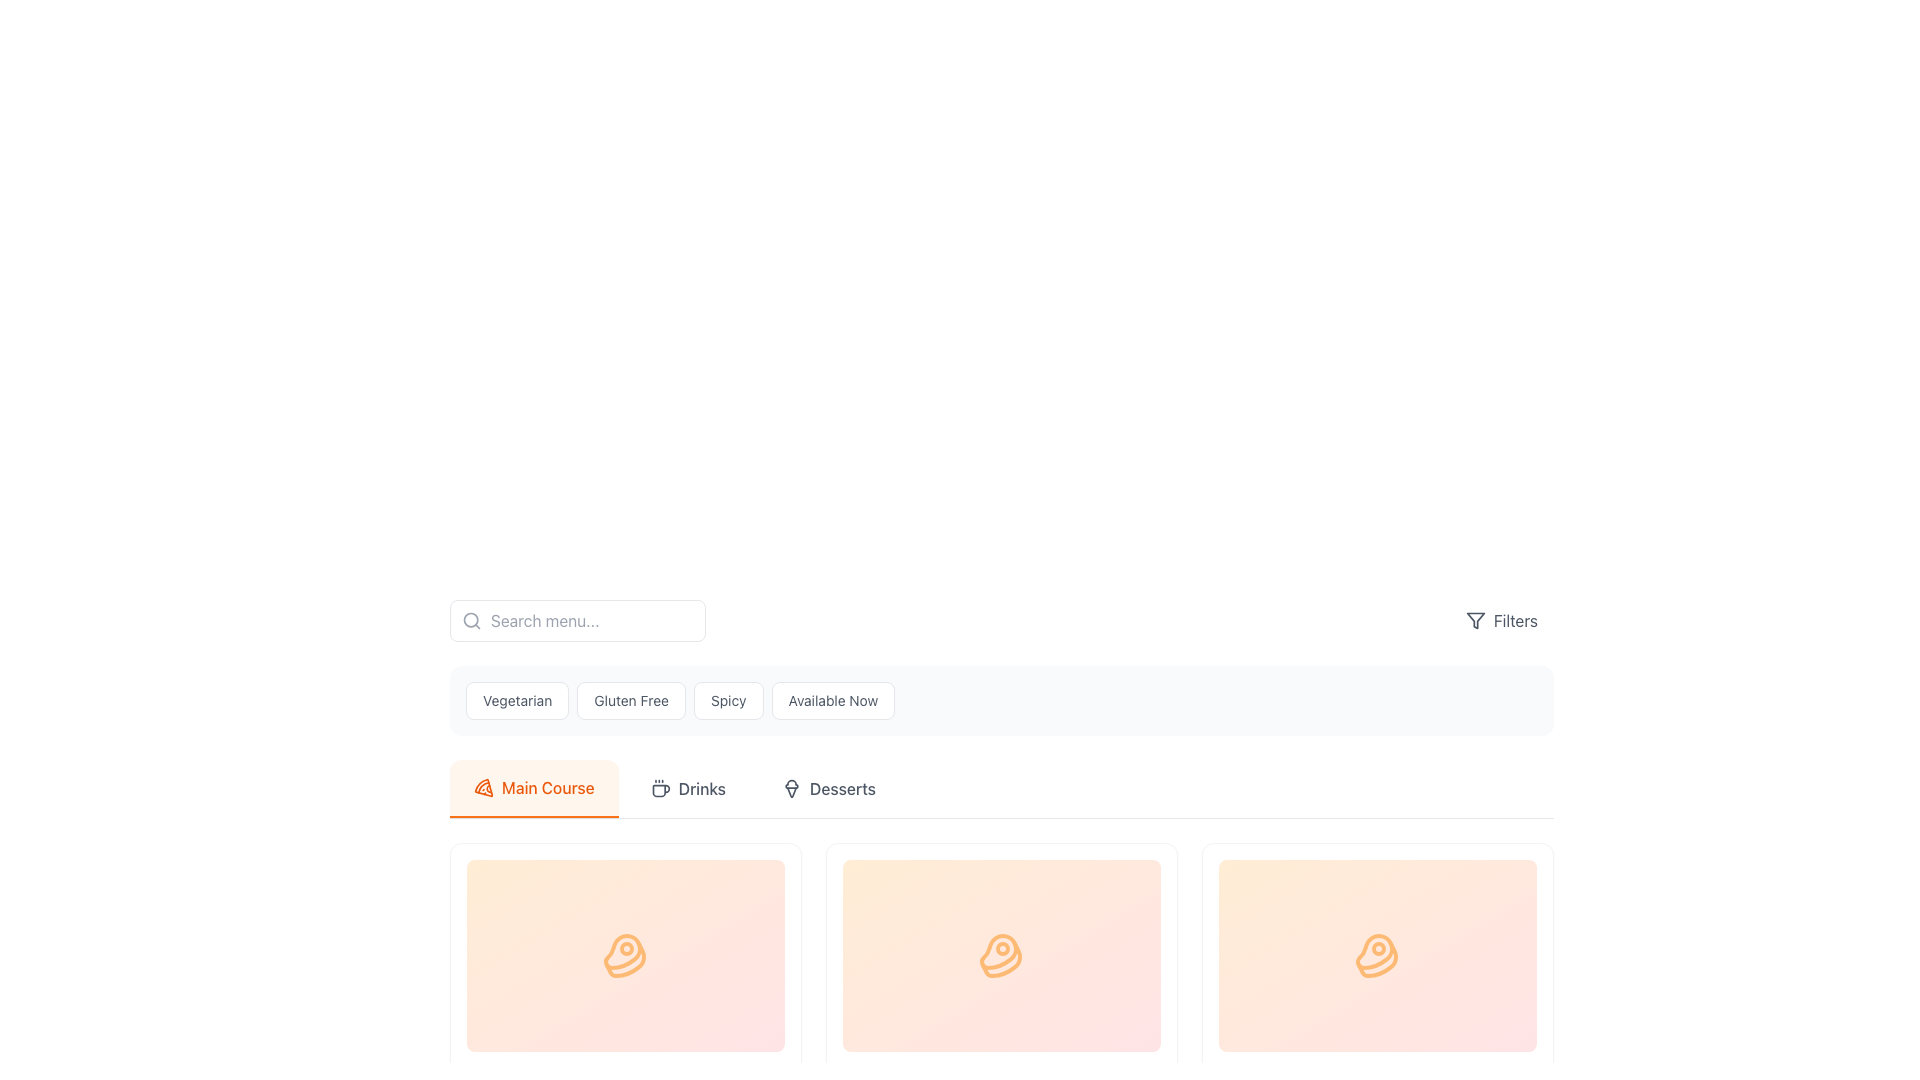 The width and height of the screenshot is (1920, 1080). What do you see at coordinates (688, 788) in the screenshot?
I see `the 'Drinks' button, which features a coffee cup icon and is located between the 'Main Course' and 'Desserts' buttons, to switch to the Drinks category` at bounding box center [688, 788].